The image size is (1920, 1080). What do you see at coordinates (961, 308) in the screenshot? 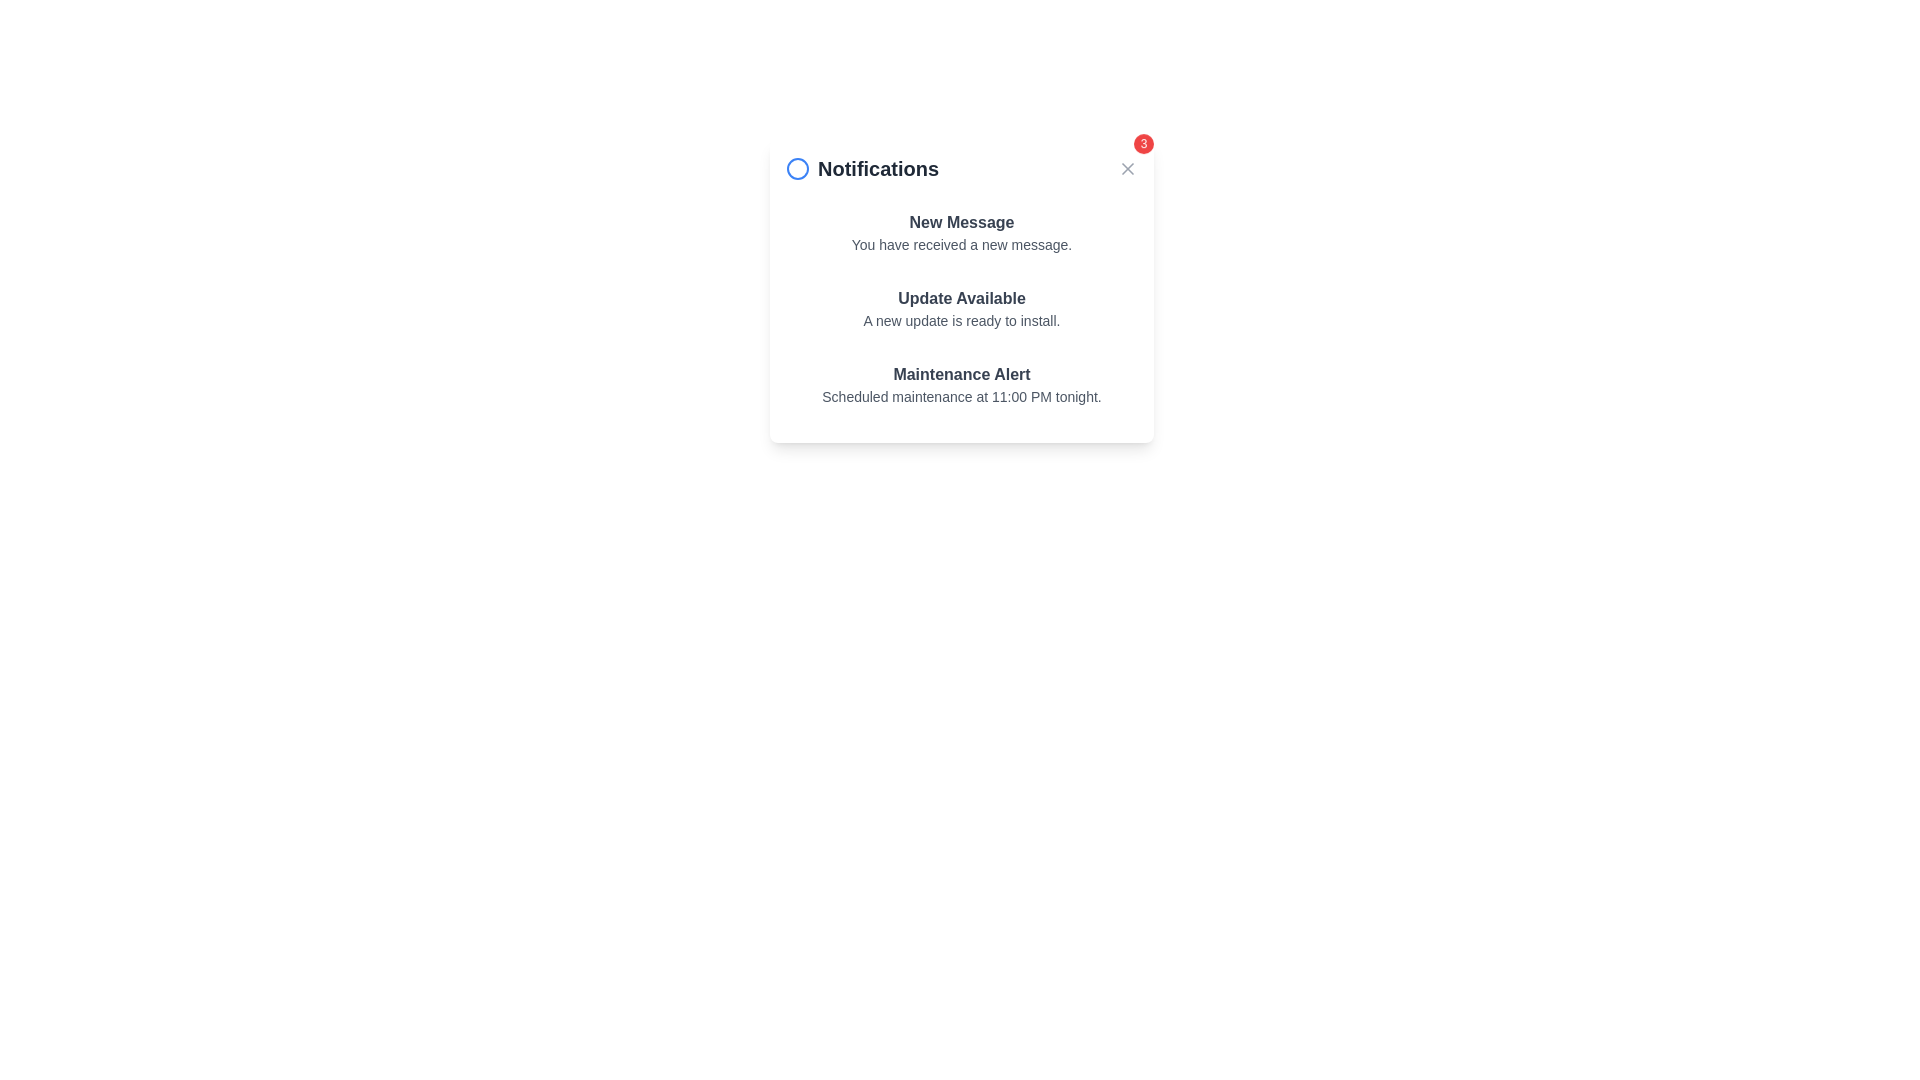
I see `the Informational panel located beneath the 'Notifications' heading, which is a non-interactive notification panel providing updates, messages, or alerts` at bounding box center [961, 308].